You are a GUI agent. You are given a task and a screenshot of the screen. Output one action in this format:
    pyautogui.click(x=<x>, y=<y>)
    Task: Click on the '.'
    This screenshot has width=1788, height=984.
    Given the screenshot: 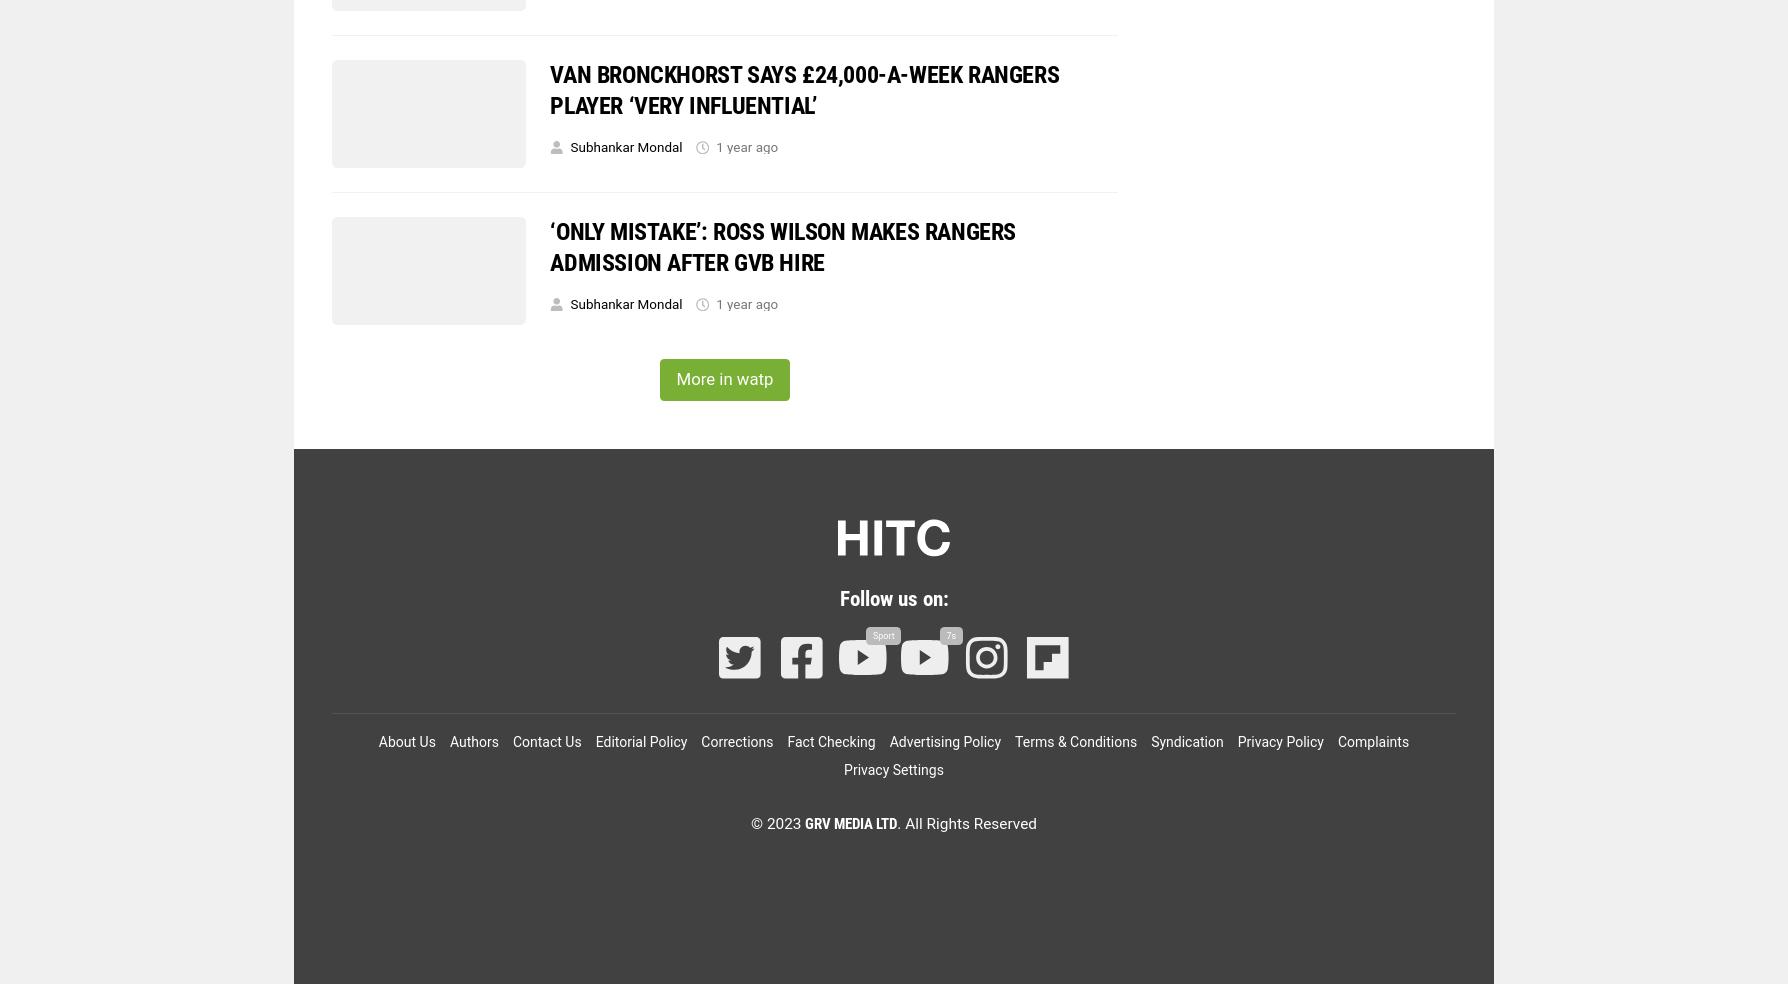 What is the action you would take?
    pyautogui.click(x=899, y=823)
    